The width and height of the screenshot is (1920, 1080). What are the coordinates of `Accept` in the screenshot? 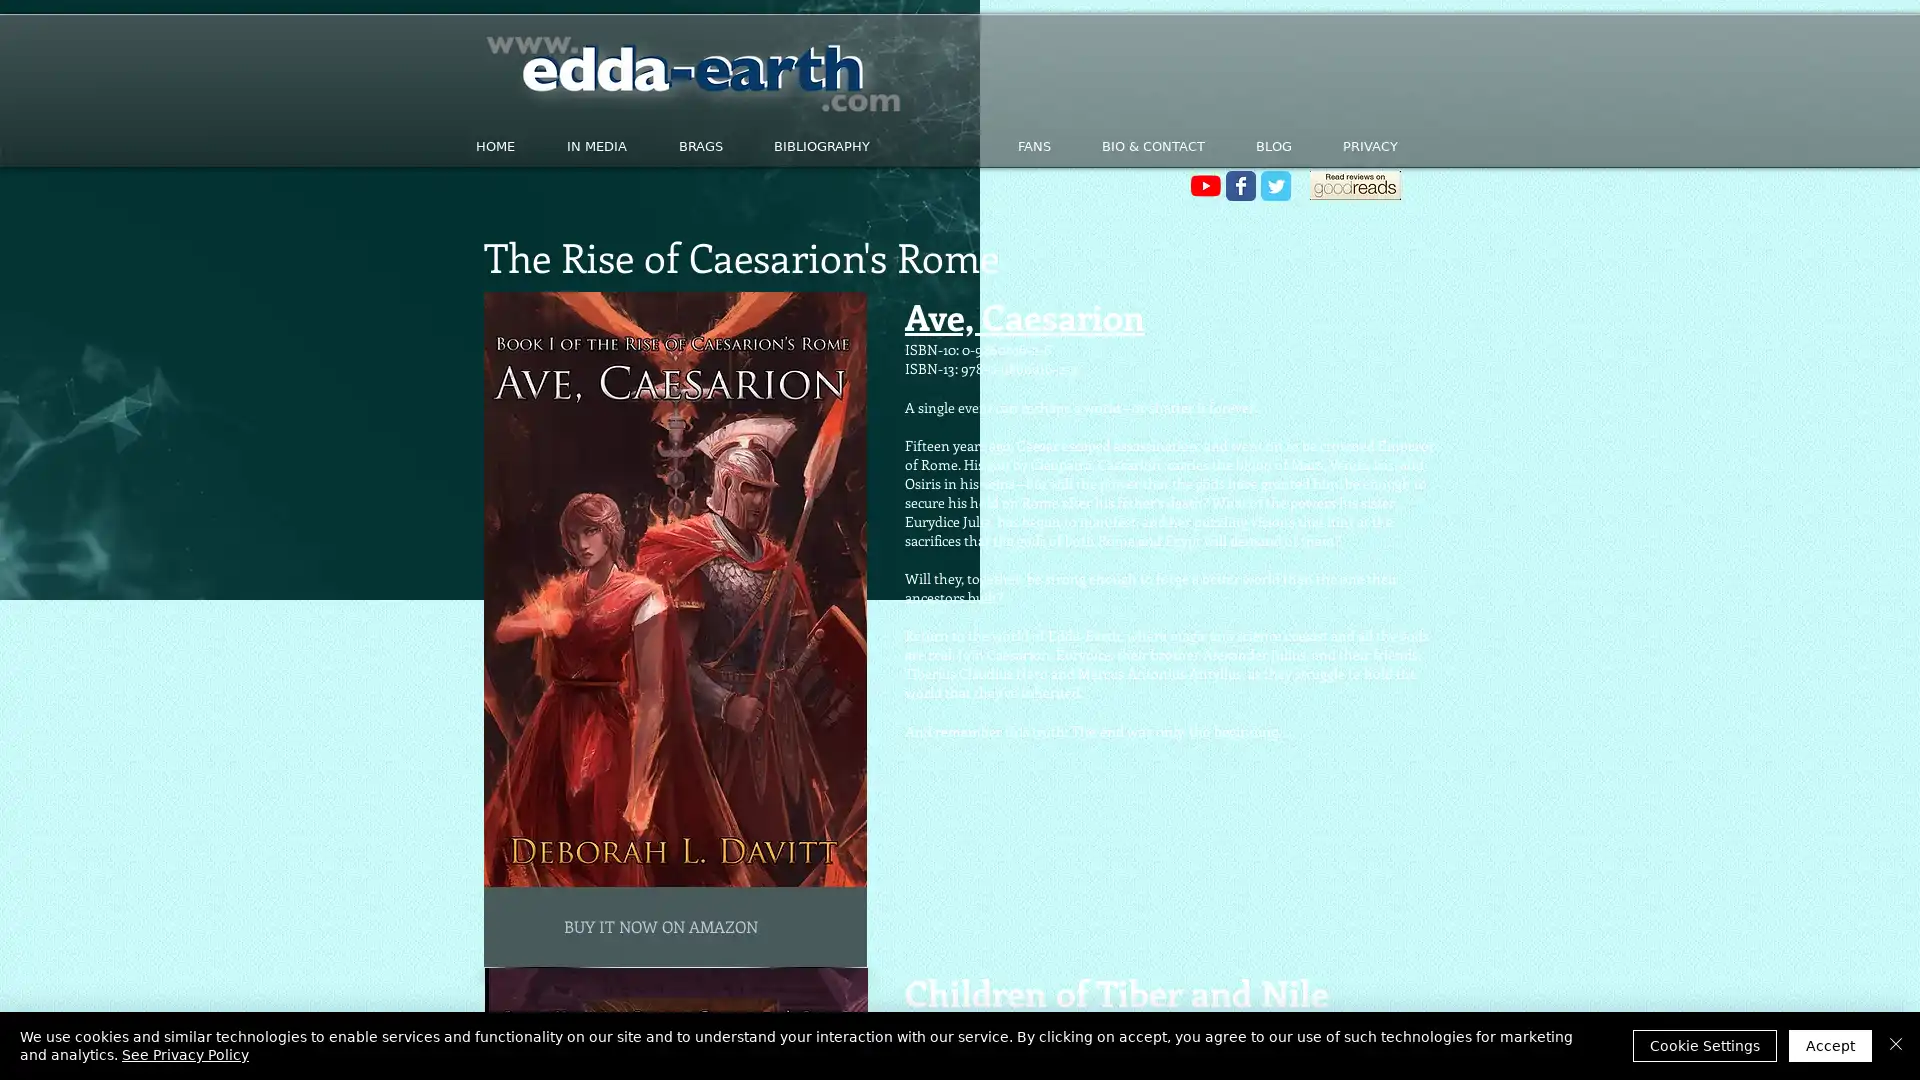 It's located at (1830, 1044).